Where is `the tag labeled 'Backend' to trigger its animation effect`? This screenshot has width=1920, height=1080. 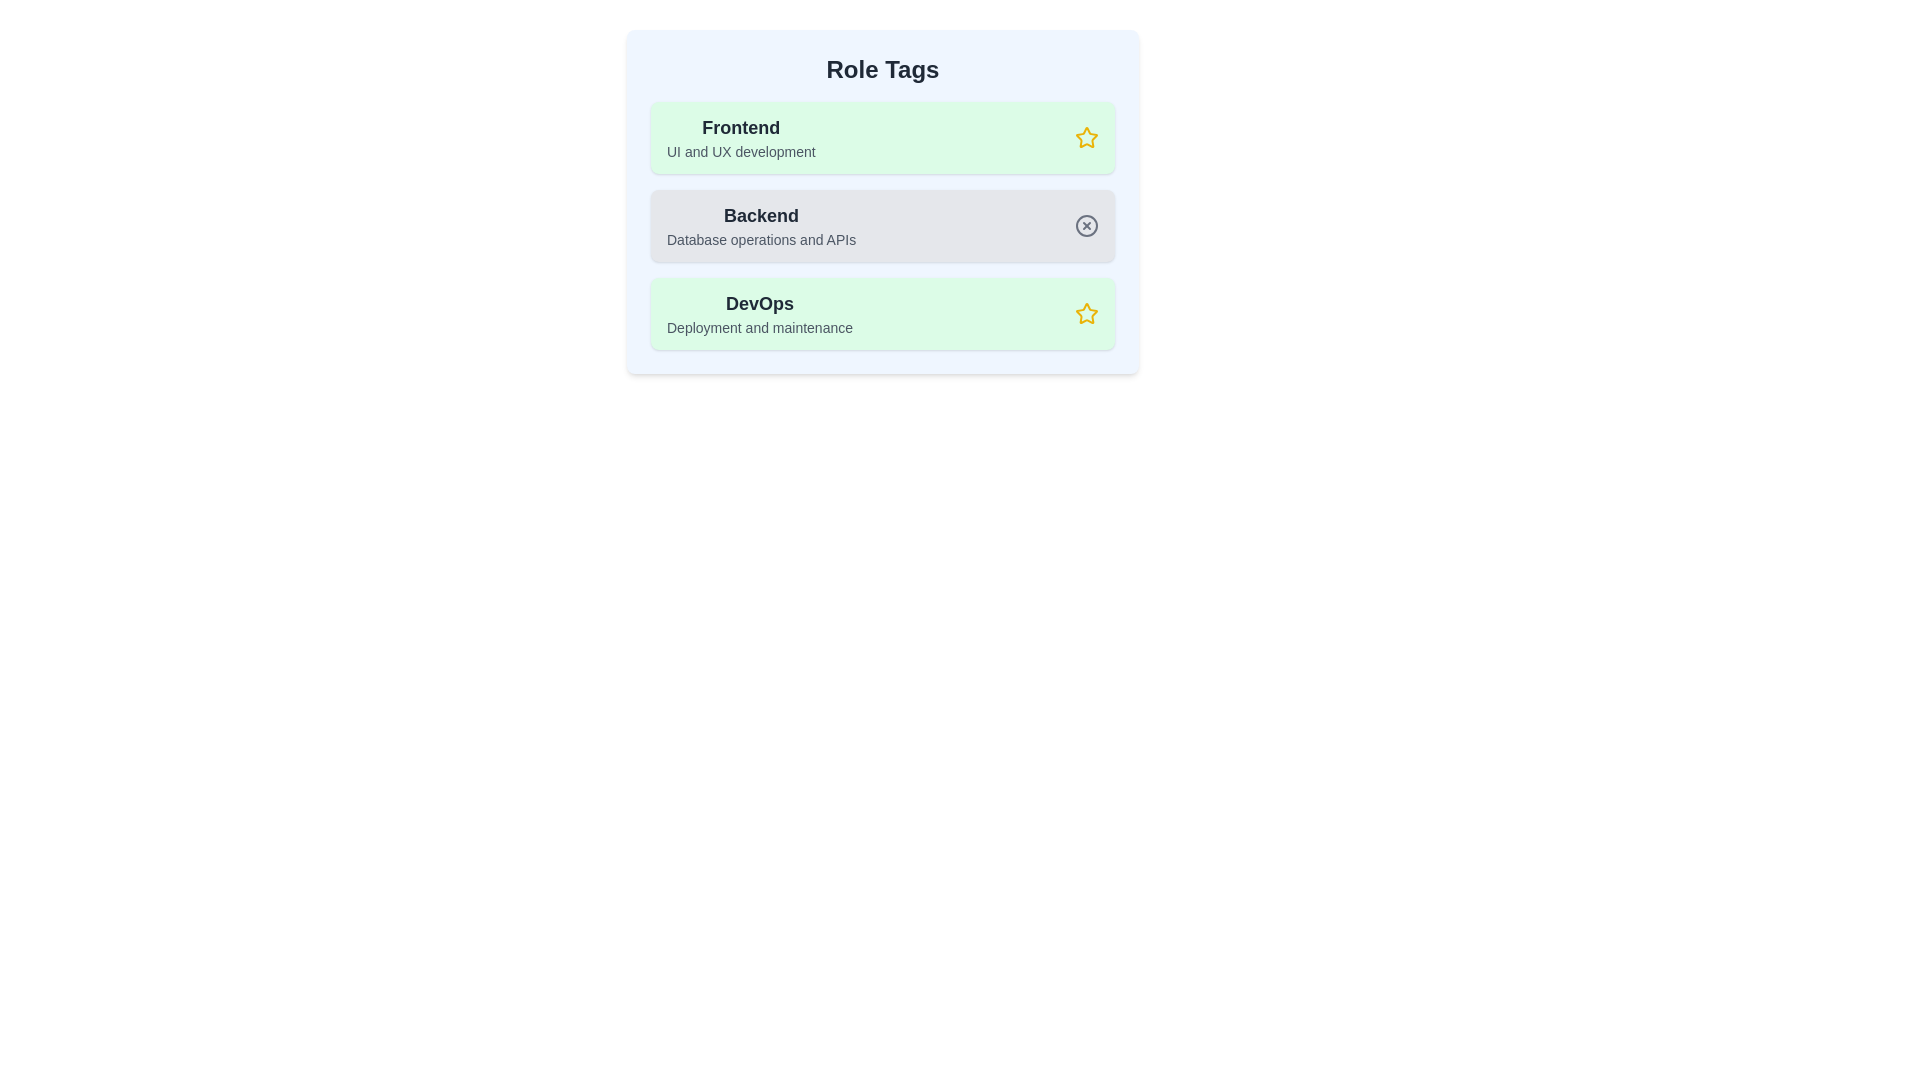 the tag labeled 'Backend' to trigger its animation effect is located at coordinates (882, 225).